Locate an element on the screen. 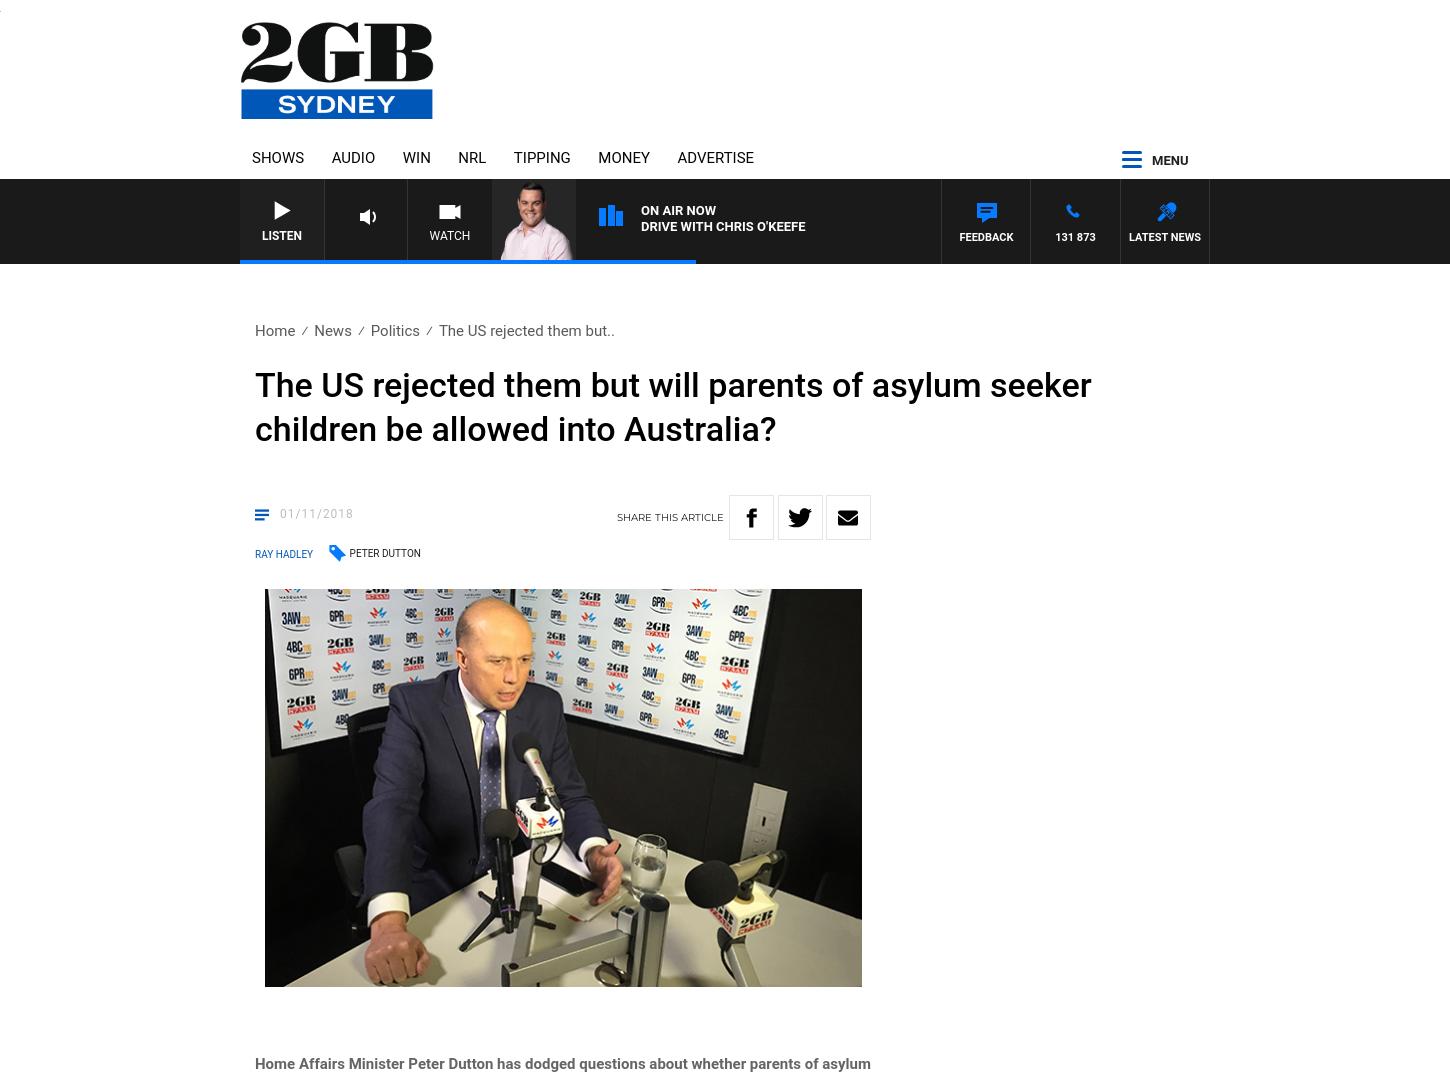  'Drive with Chris O'Keefe' is located at coordinates (721, 225).